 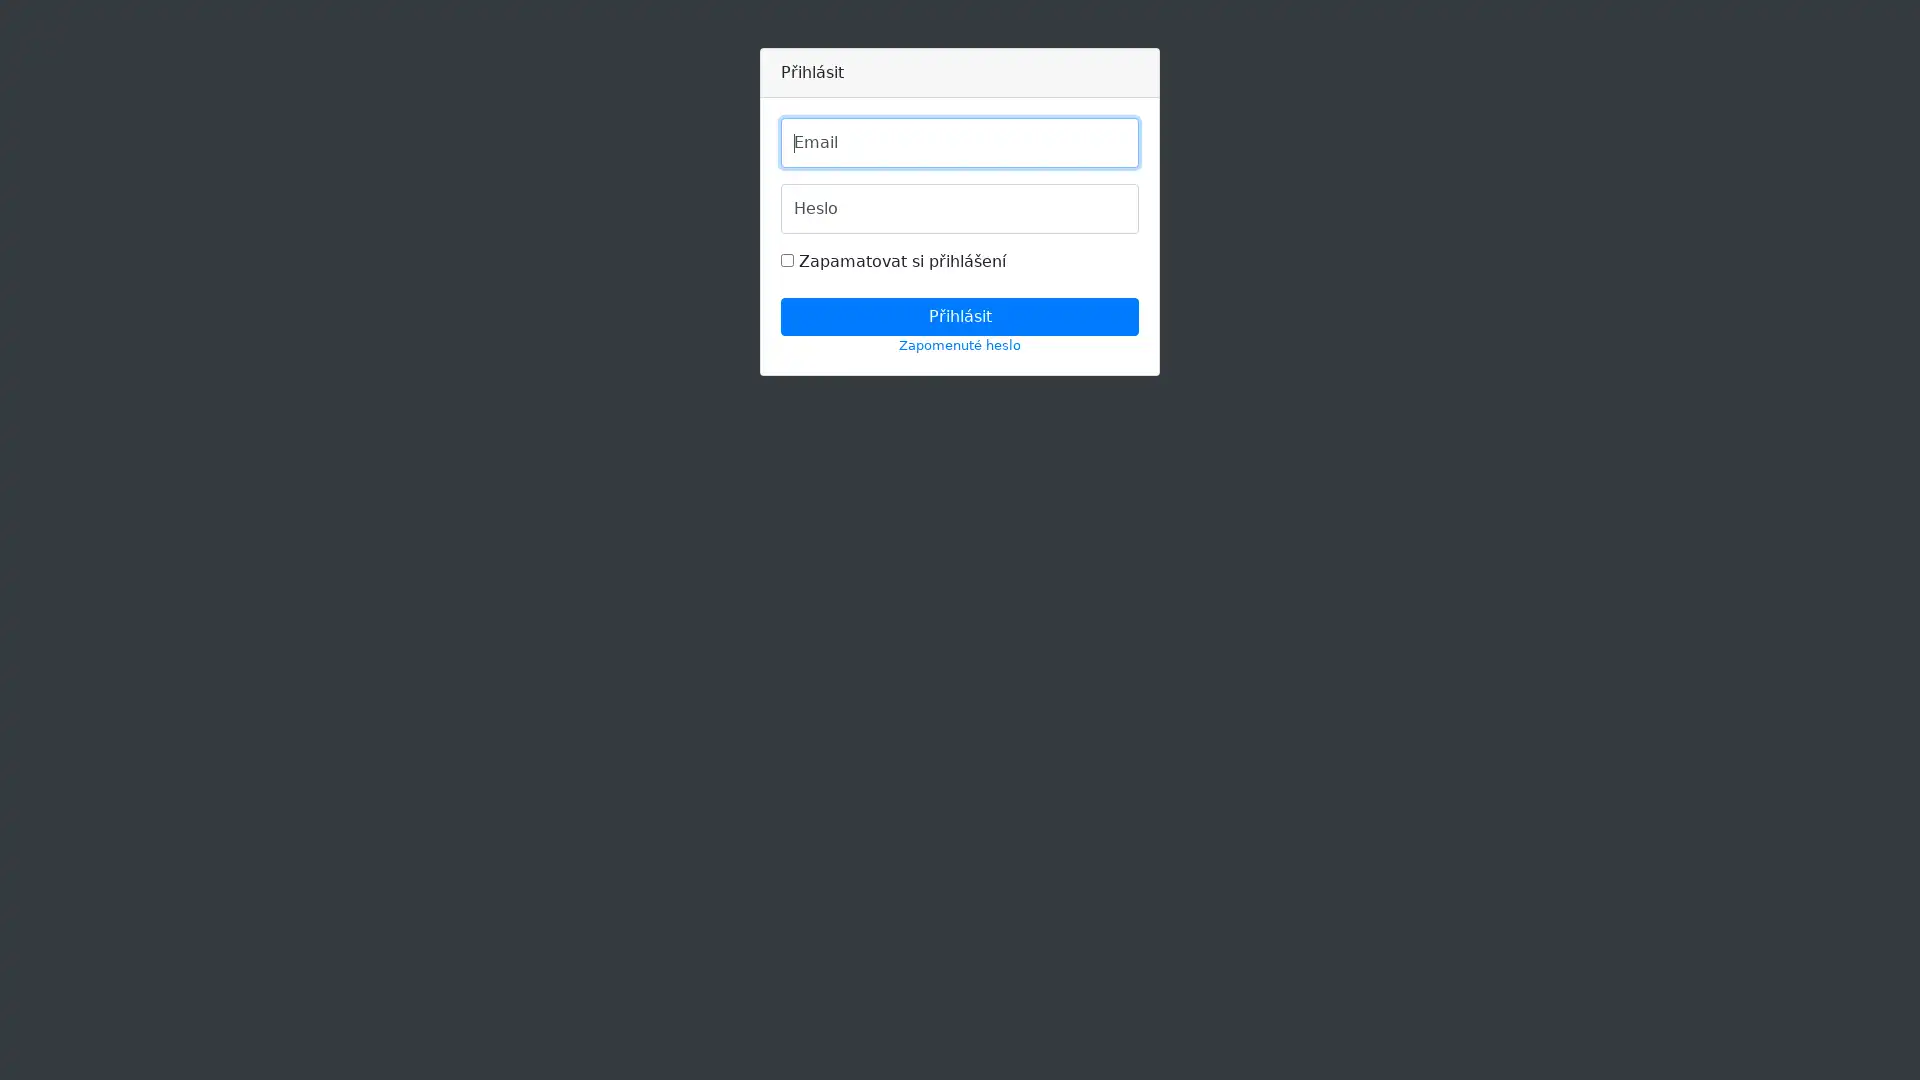 I want to click on Prihlasit, so click(x=960, y=315).